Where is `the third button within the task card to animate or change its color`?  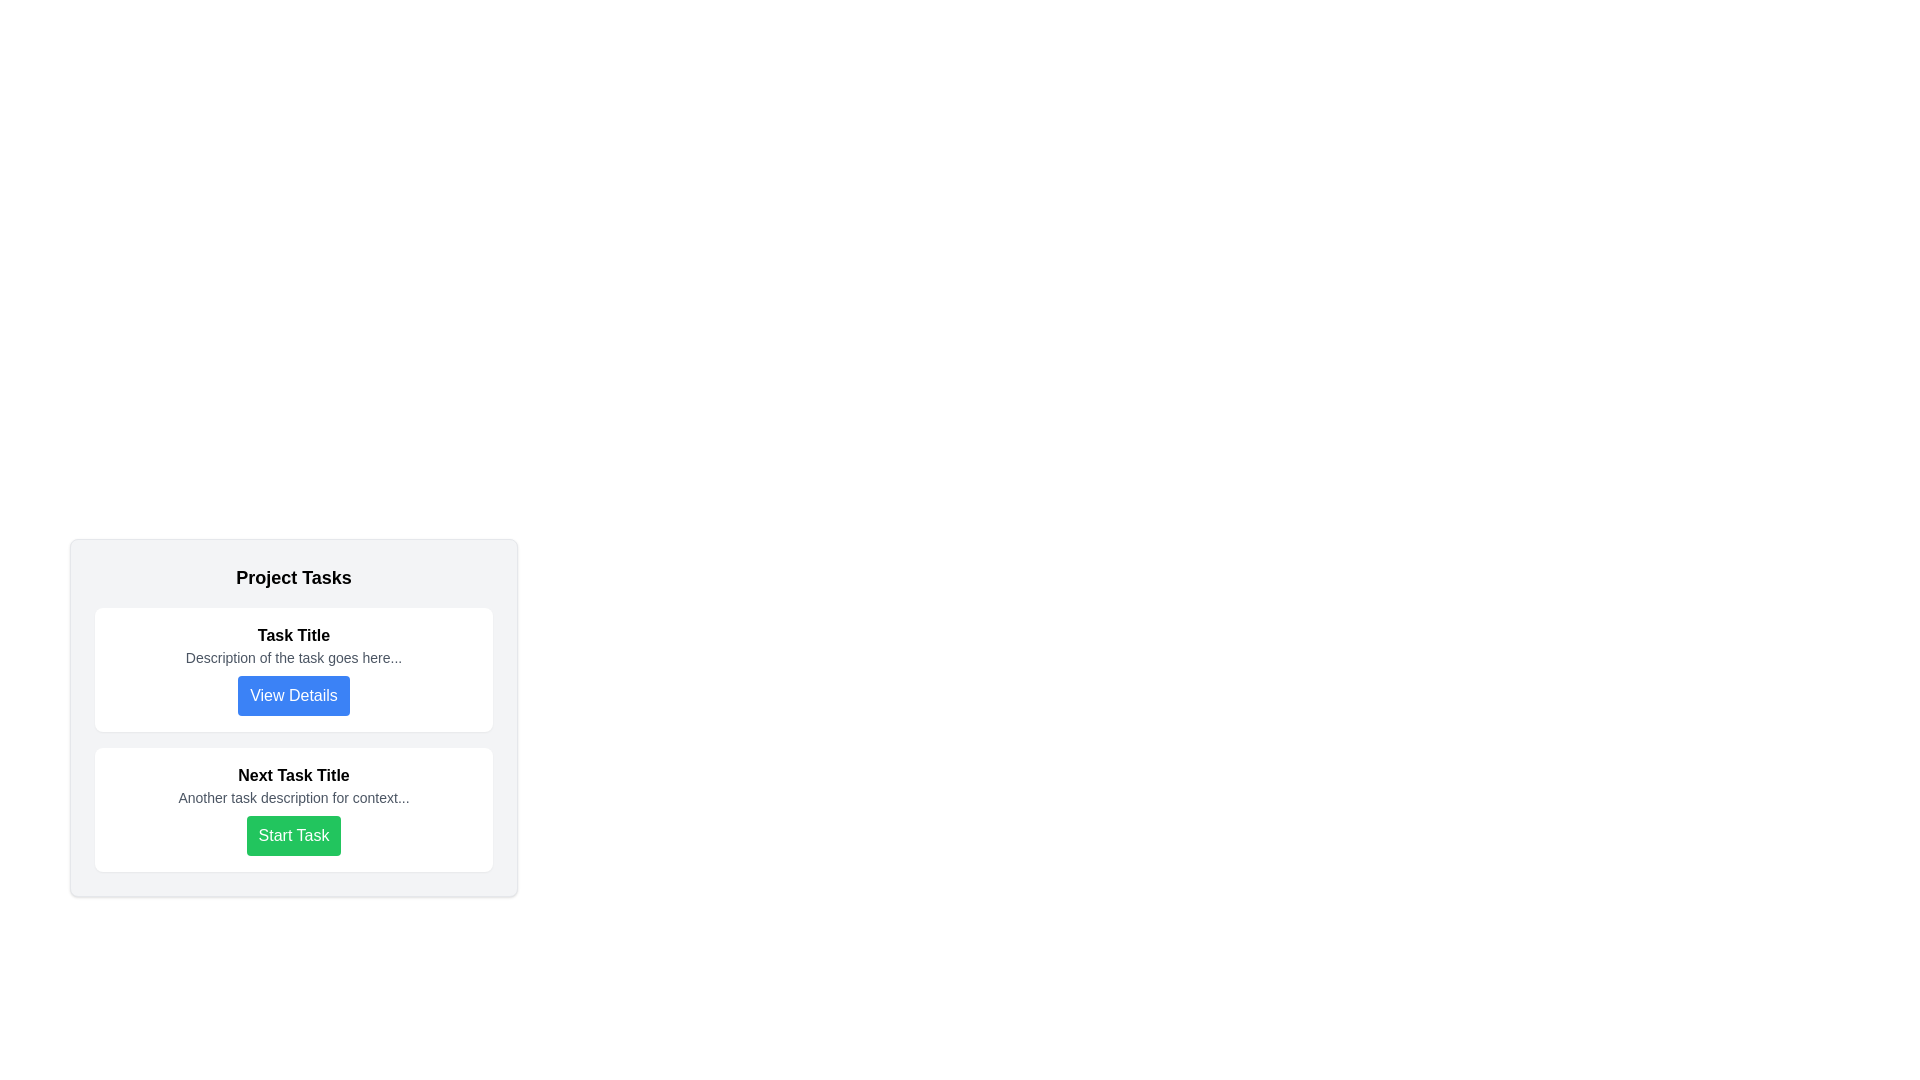 the third button within the task card to animate or change its color is located at coordinates (292, 694).